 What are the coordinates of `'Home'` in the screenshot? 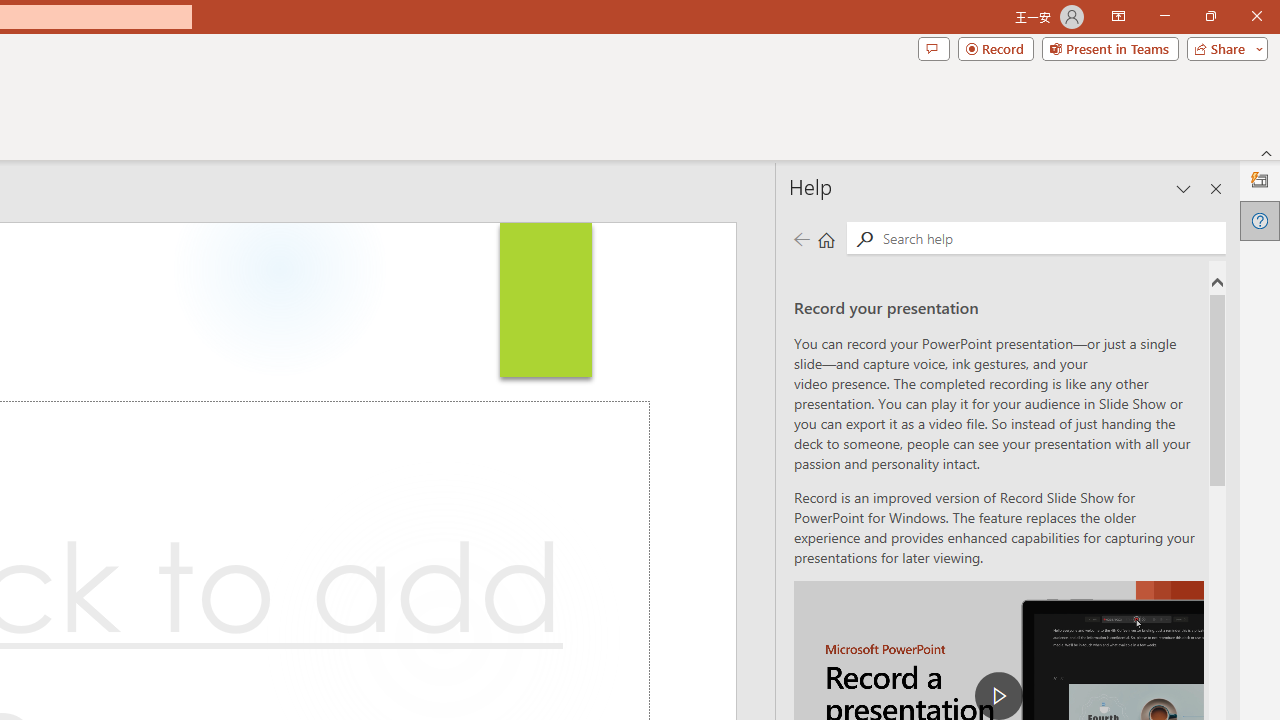 It's located at (826, 238).